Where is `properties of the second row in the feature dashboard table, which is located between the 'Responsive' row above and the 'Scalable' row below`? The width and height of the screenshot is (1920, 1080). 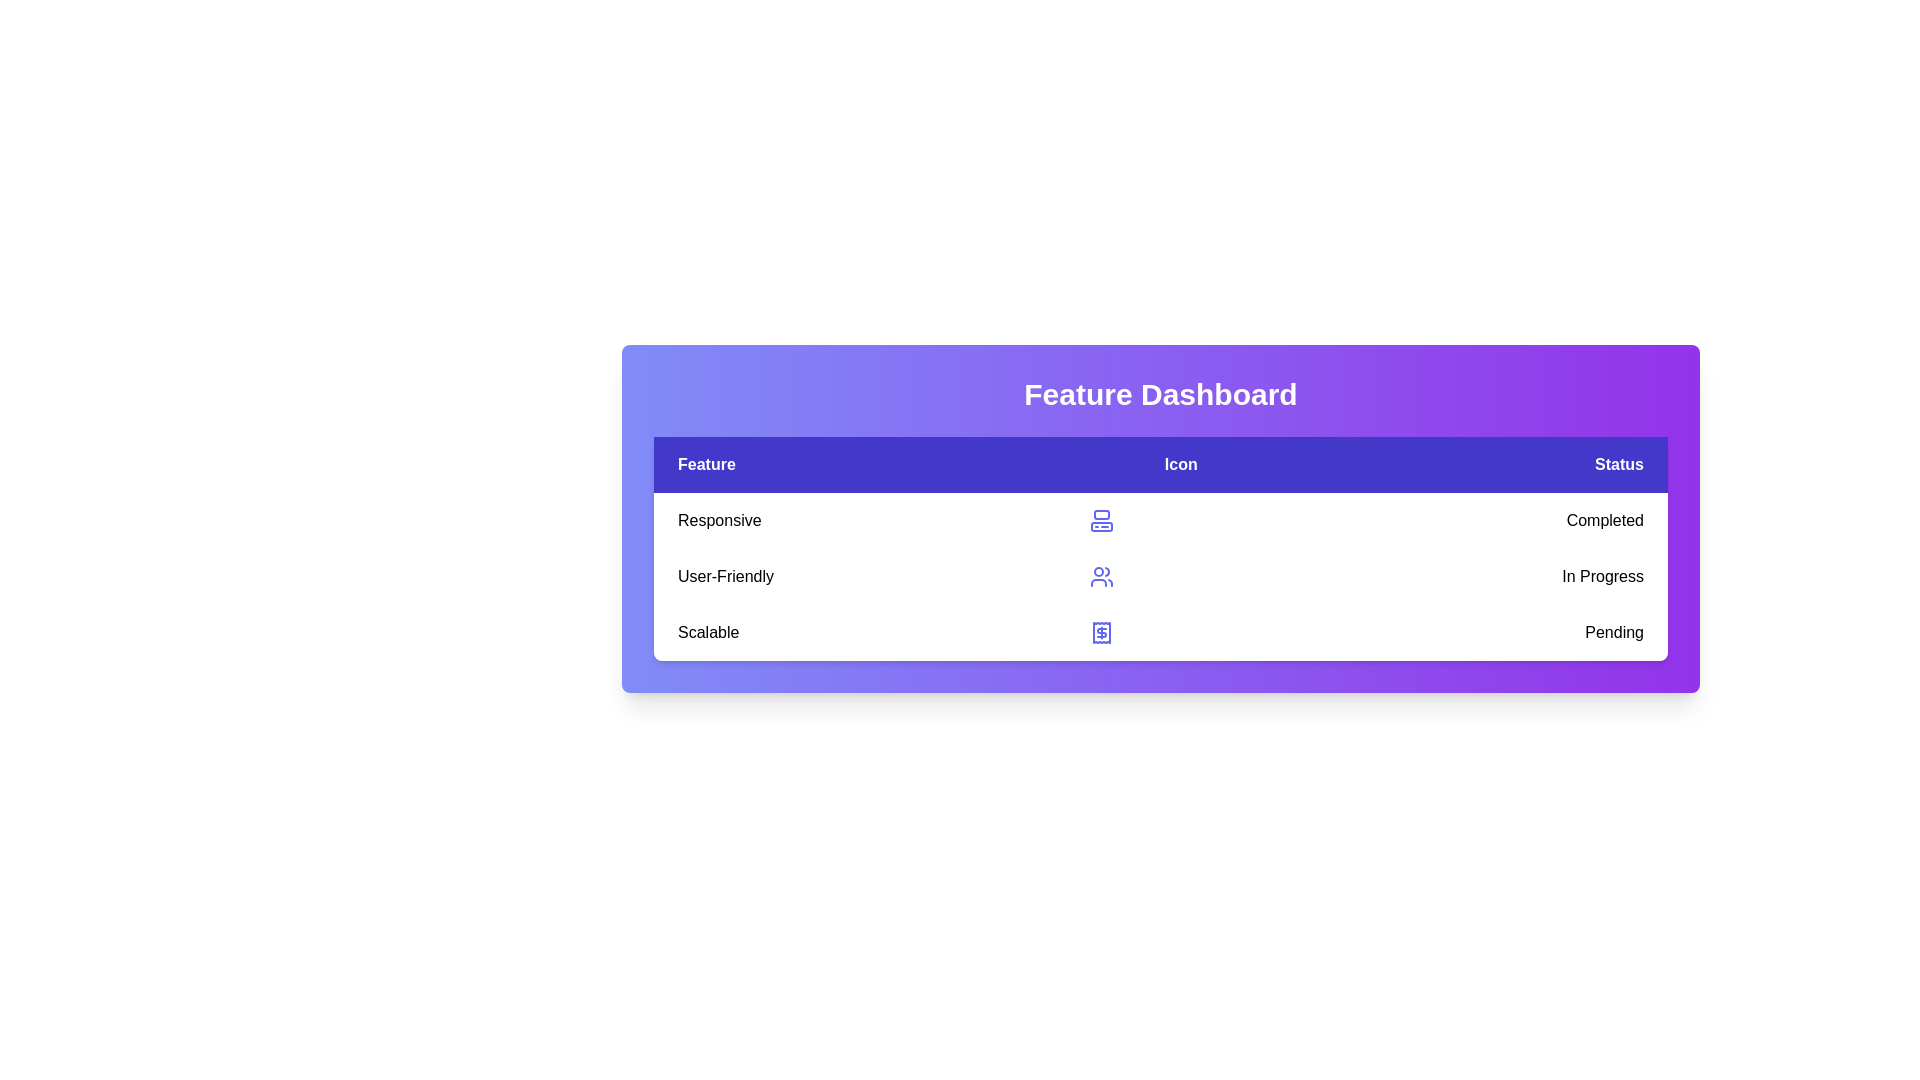 properties of the second row in the feature dashboard table, which is located between the 'Responsive' row above and the 'Scalable' row below is located at coordinates (1161, 577).